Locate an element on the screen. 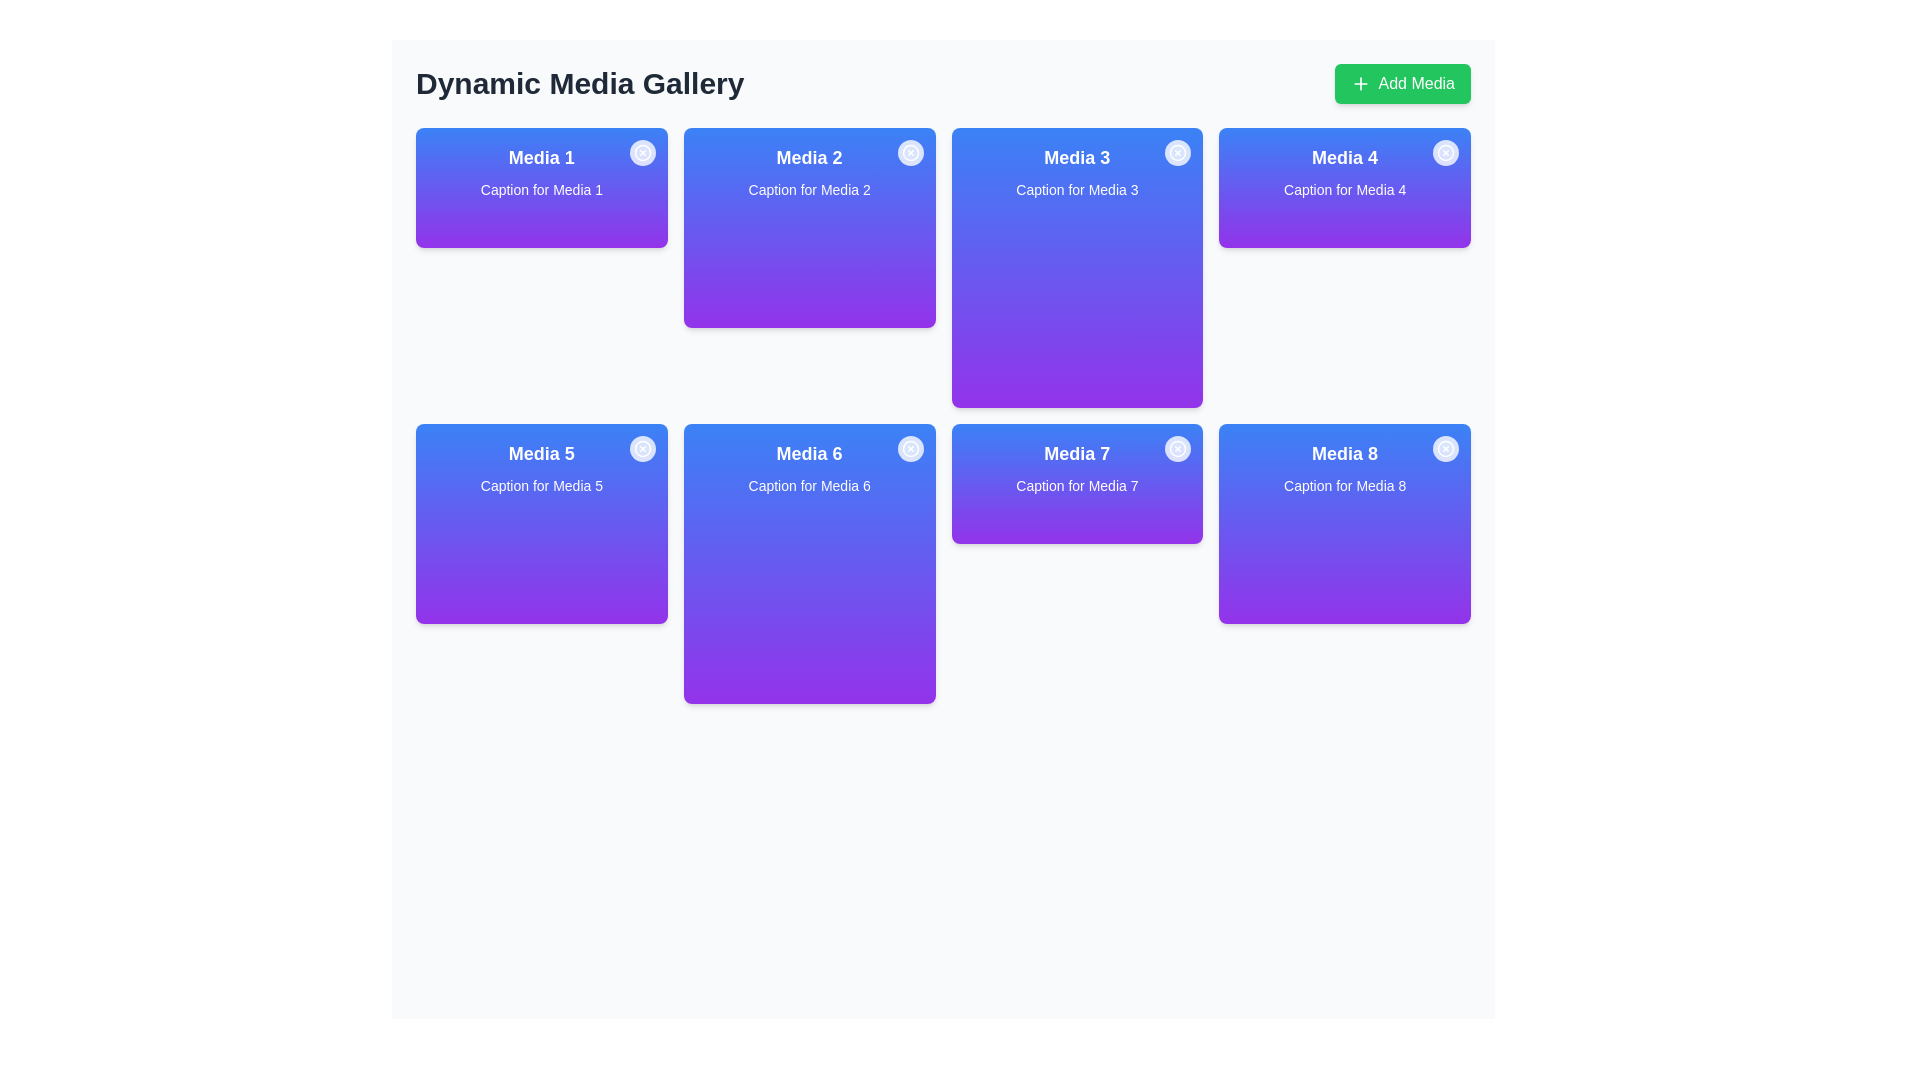 This screenshot has width=1920, height=1080. text content of the descriptive Text label located in the 'Media 7' card, which is the seventh caption element below the main title is located at coordinates (1076, 486).